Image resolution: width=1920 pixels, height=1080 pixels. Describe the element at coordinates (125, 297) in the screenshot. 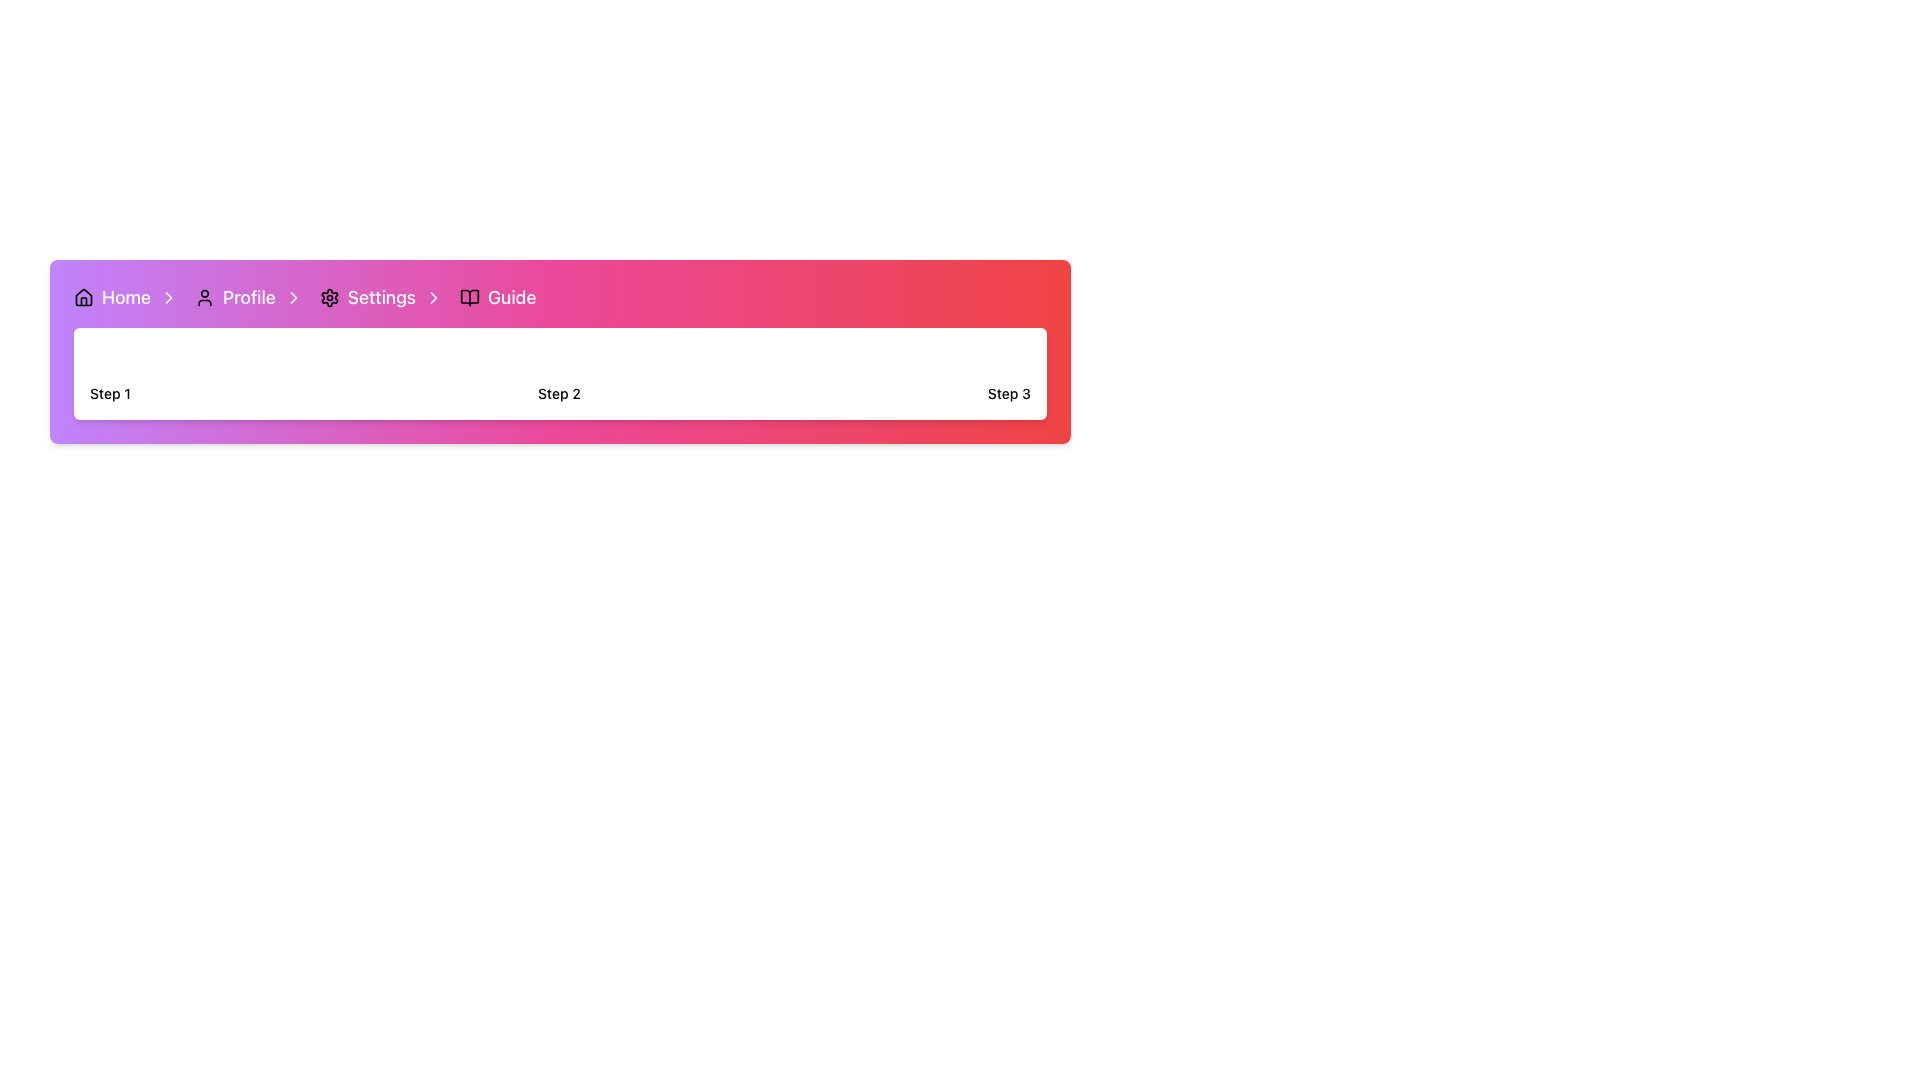

I see `the 'Home' text label in the navigation bar` at that location.